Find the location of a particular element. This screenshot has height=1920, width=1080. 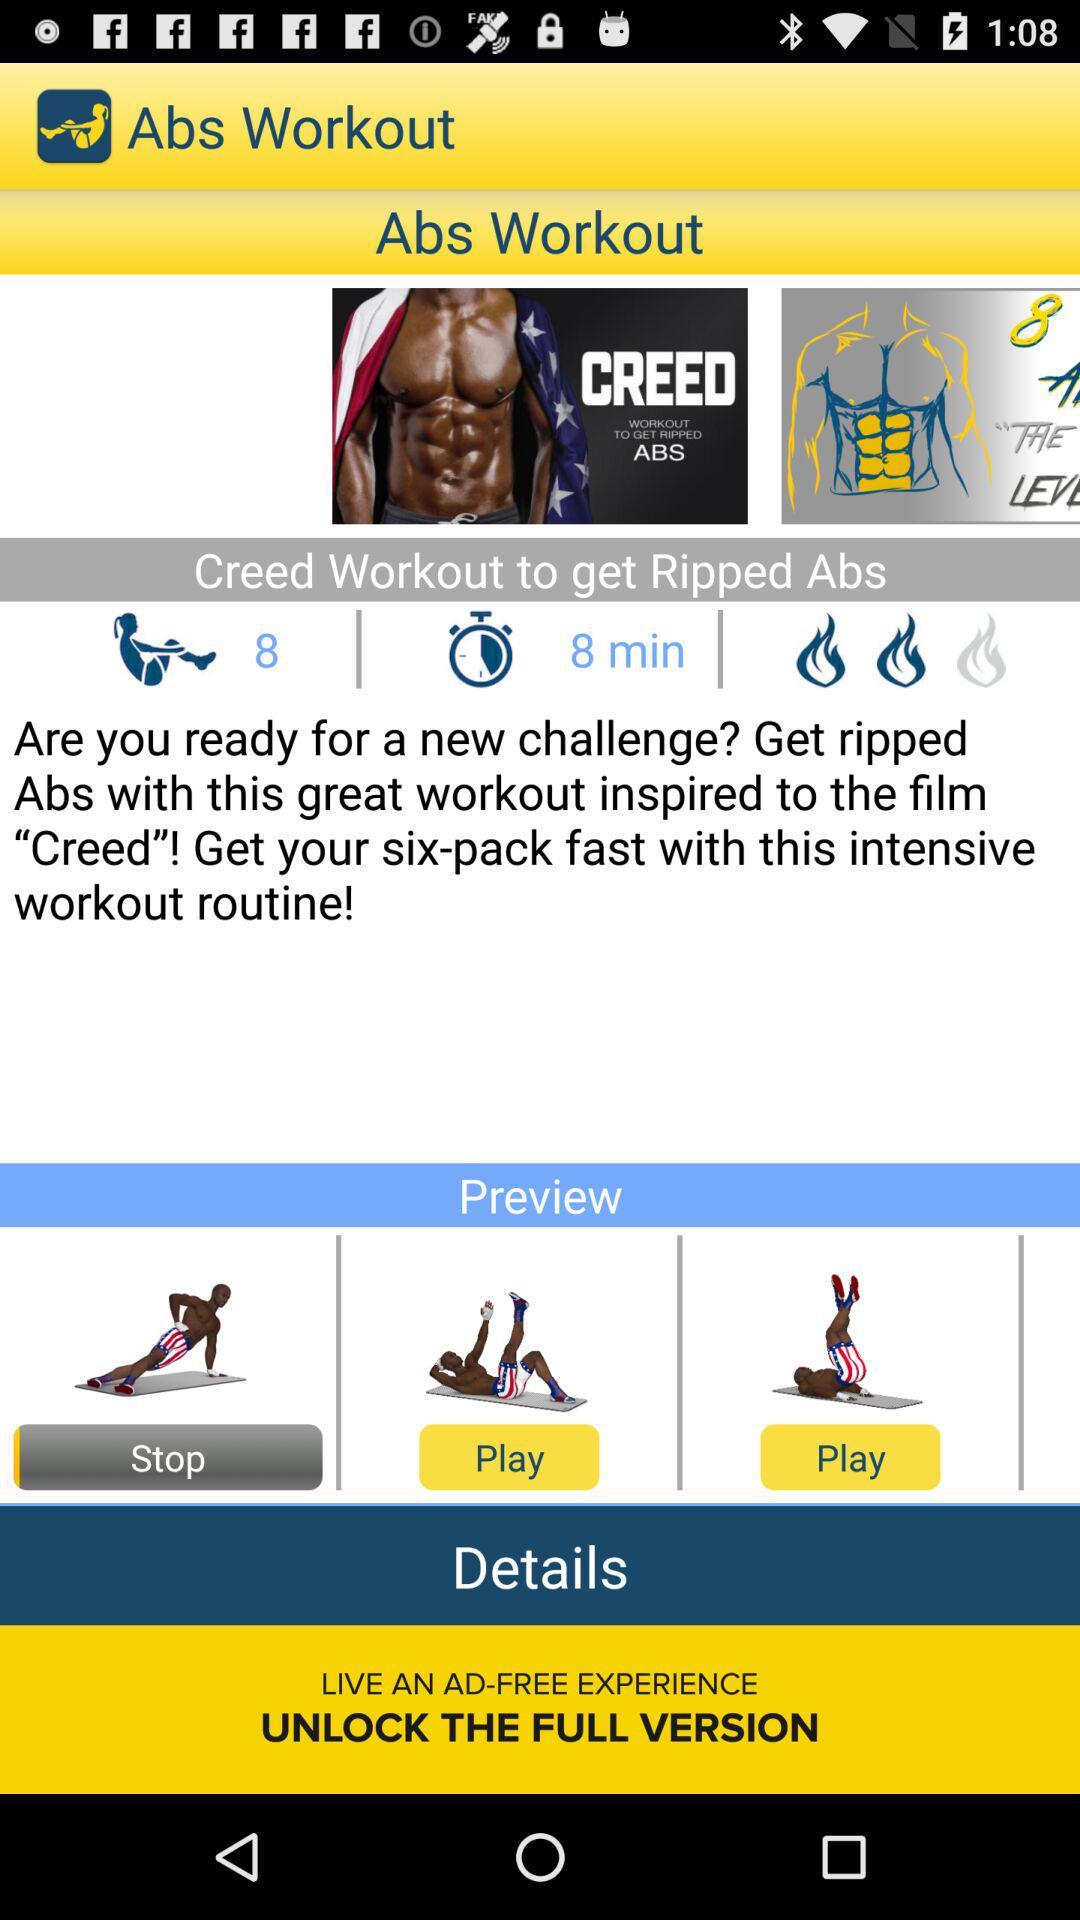

the details app is located at coordinates (540, 1564).